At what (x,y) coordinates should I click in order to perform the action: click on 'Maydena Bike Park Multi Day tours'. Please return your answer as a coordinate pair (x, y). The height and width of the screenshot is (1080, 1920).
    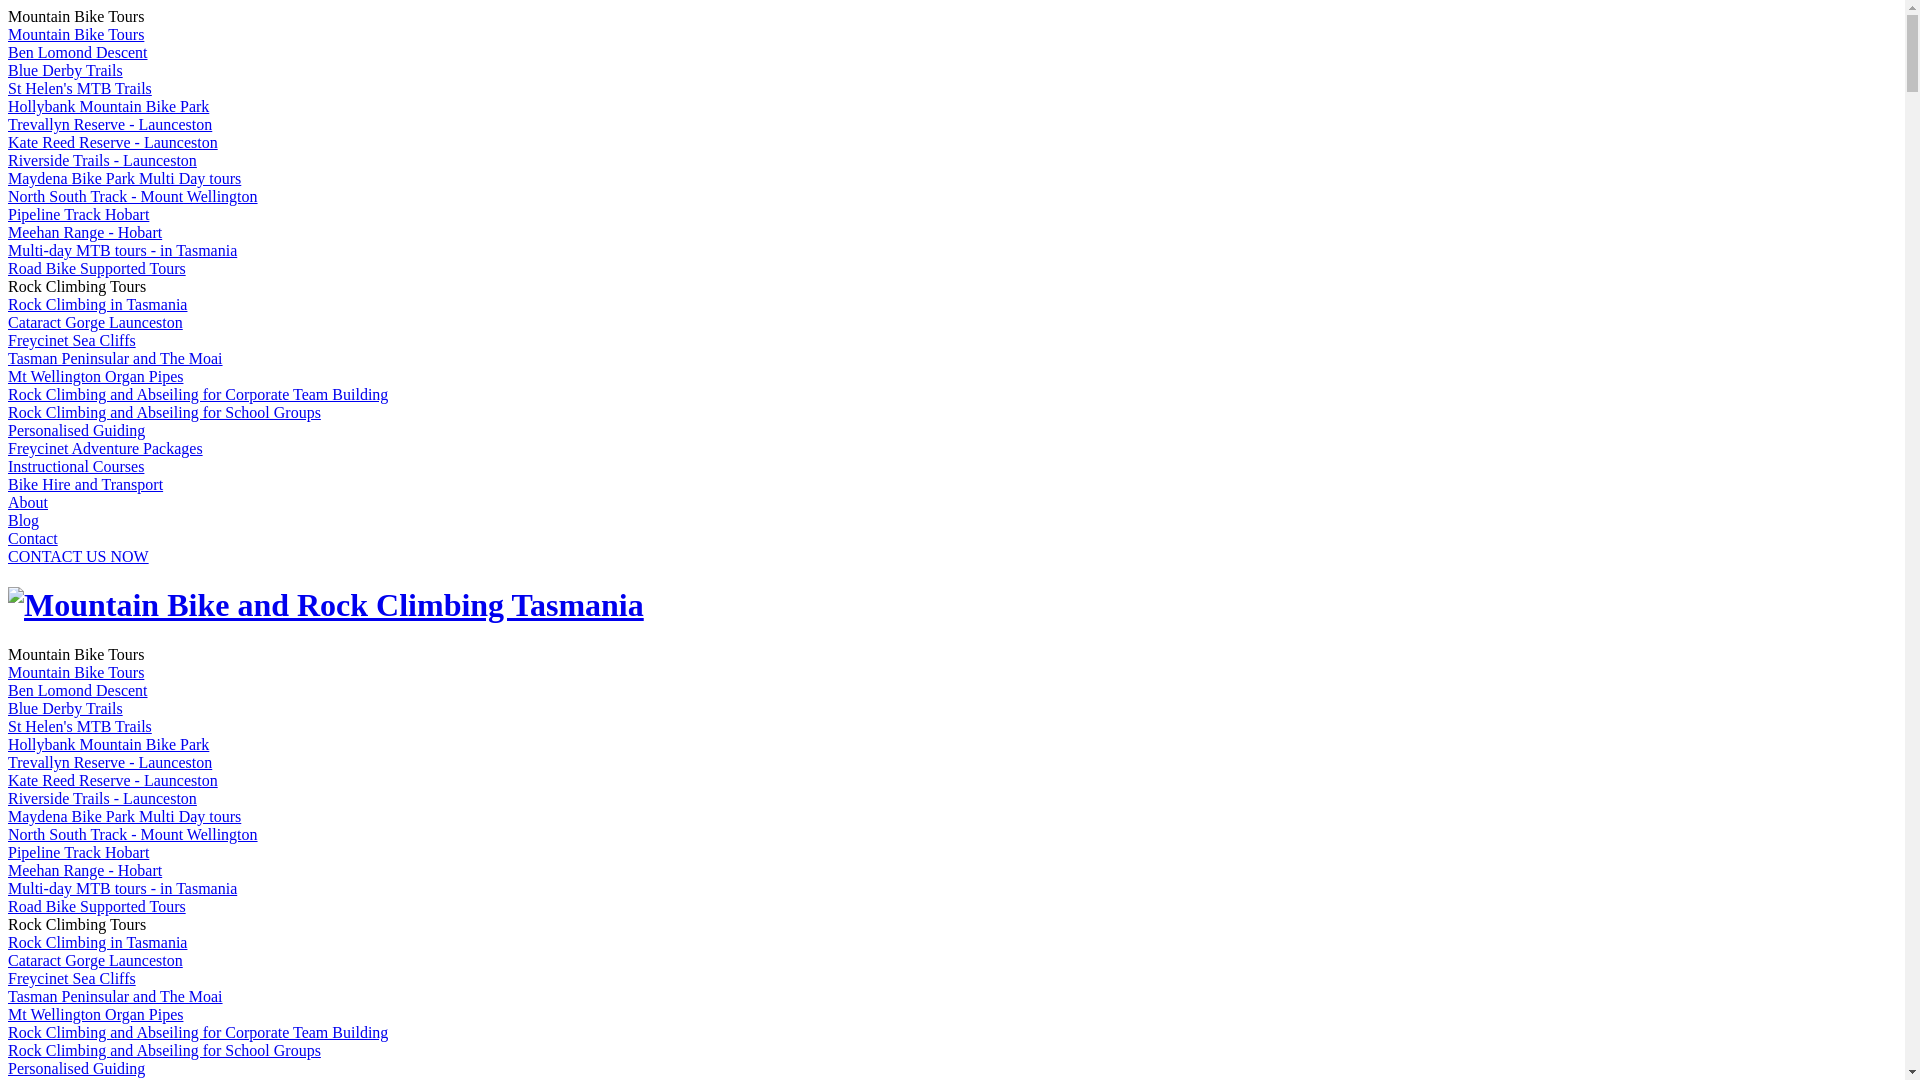
    Looking at the image, I should click on (123, 177).